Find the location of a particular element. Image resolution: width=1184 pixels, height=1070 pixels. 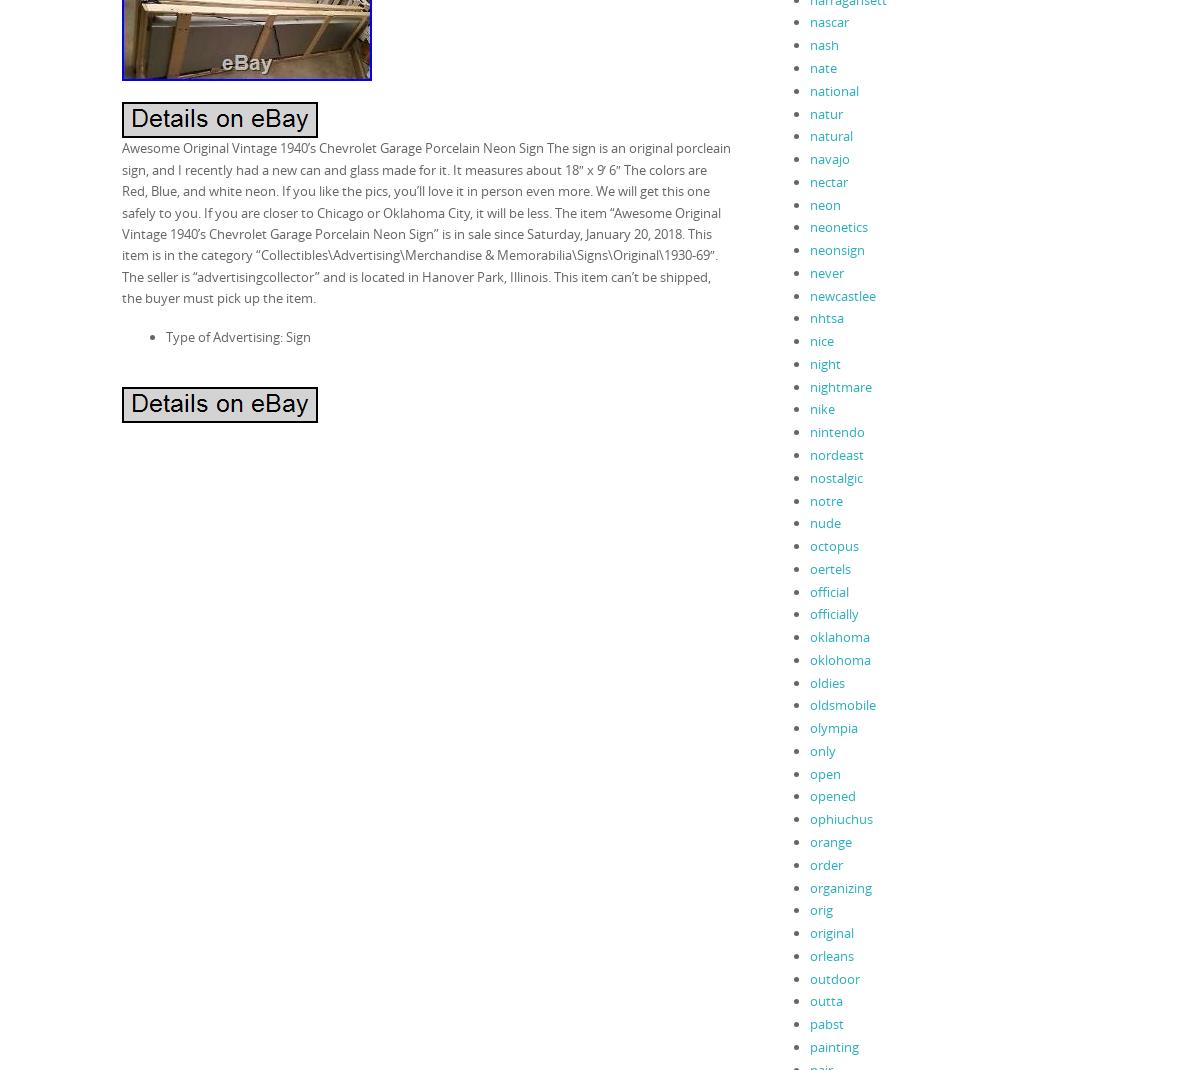

'oldies' is located at coordinates (808, 682).